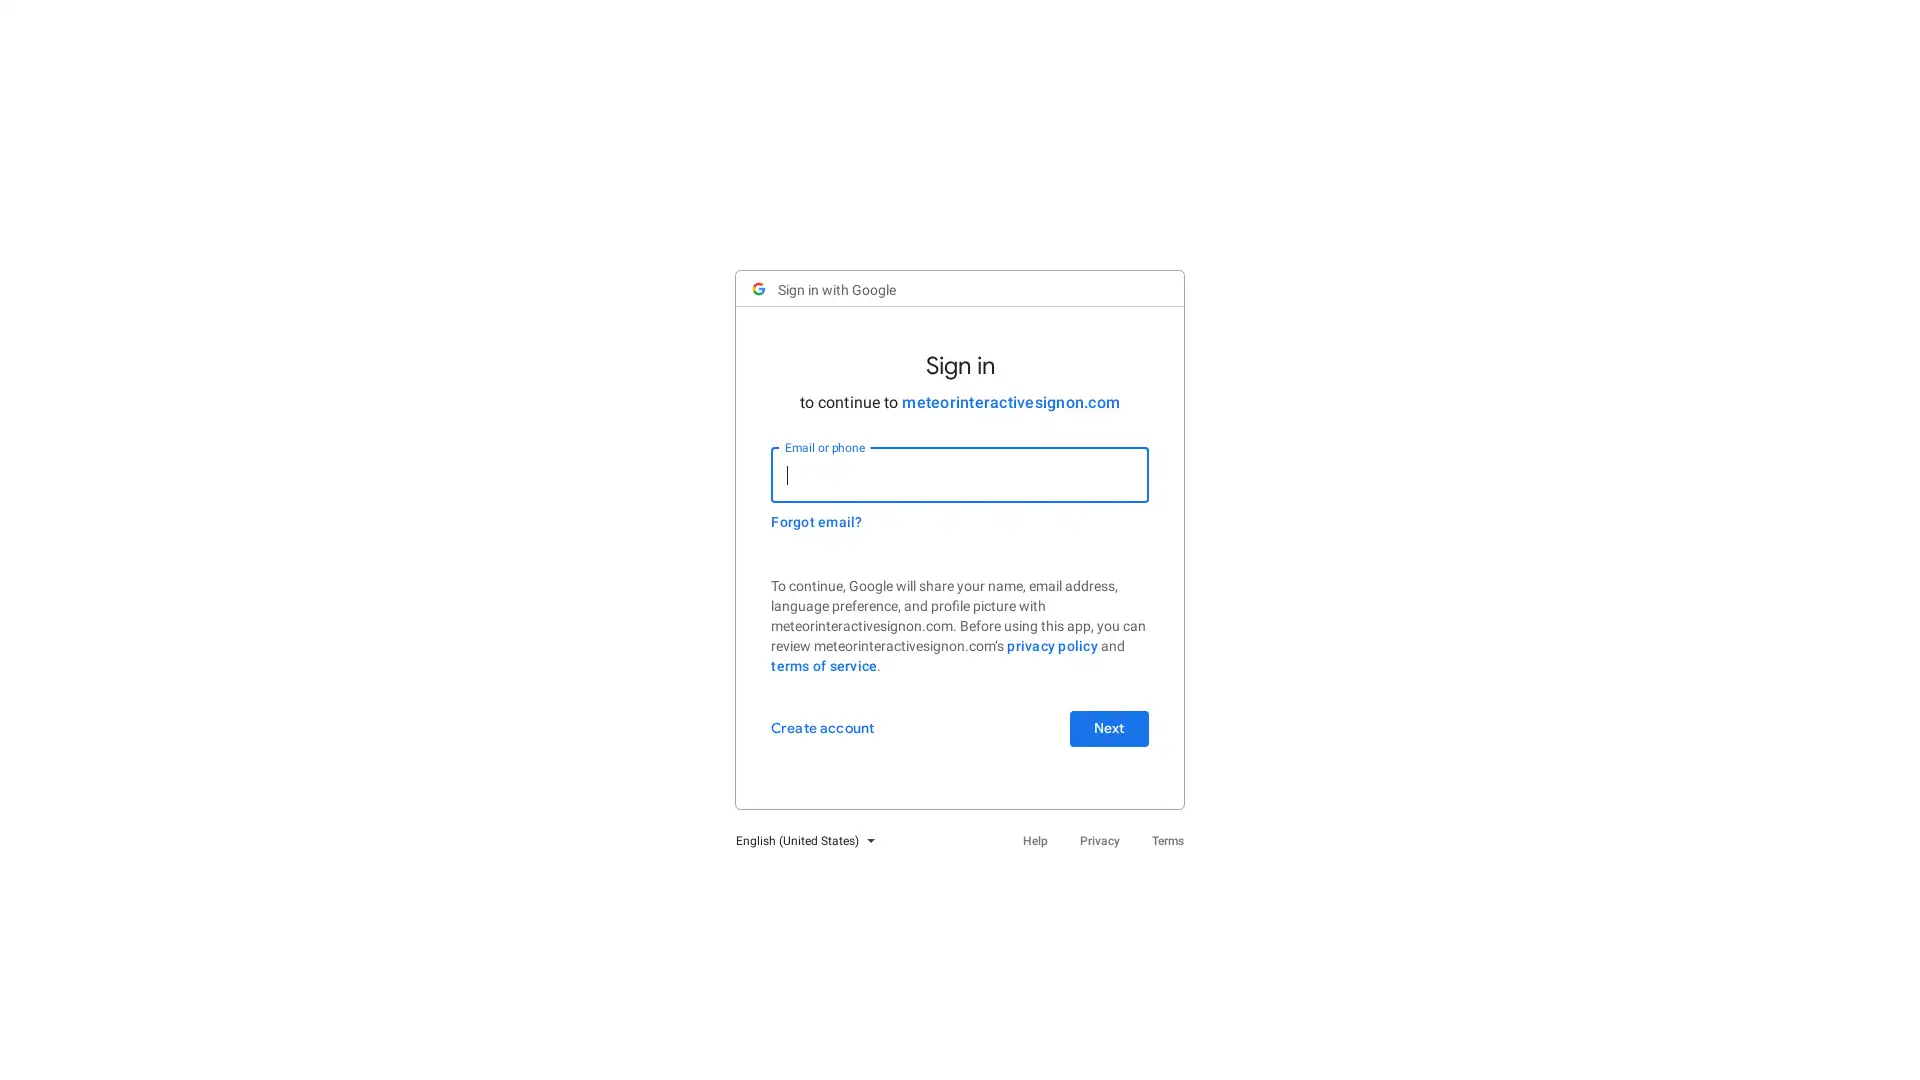 This screenshot has height=1080, width=1920. I want to click on Create account, so click(827, 732).